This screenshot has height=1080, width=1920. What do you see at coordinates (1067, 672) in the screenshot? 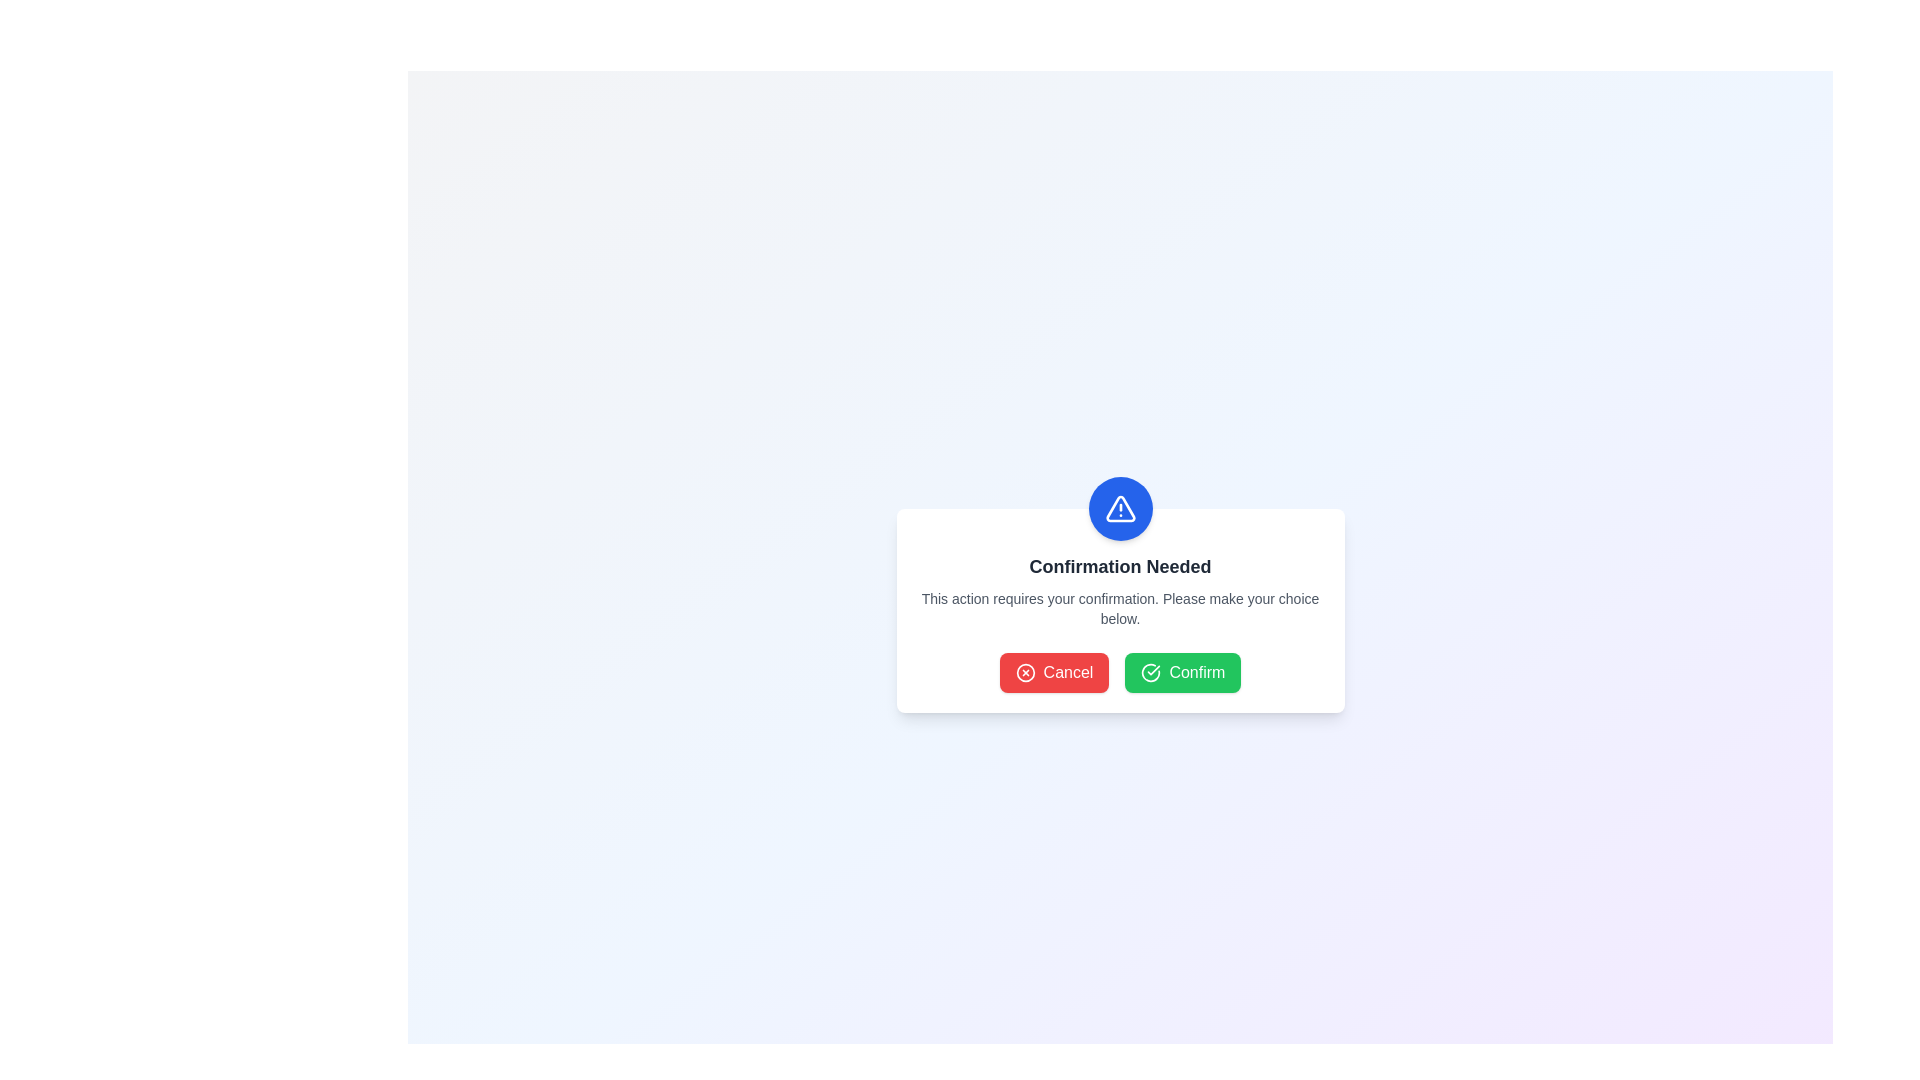
I see `the red 'Cancel' text label on the confirmation dialog` at bounding box center [1067, 672].